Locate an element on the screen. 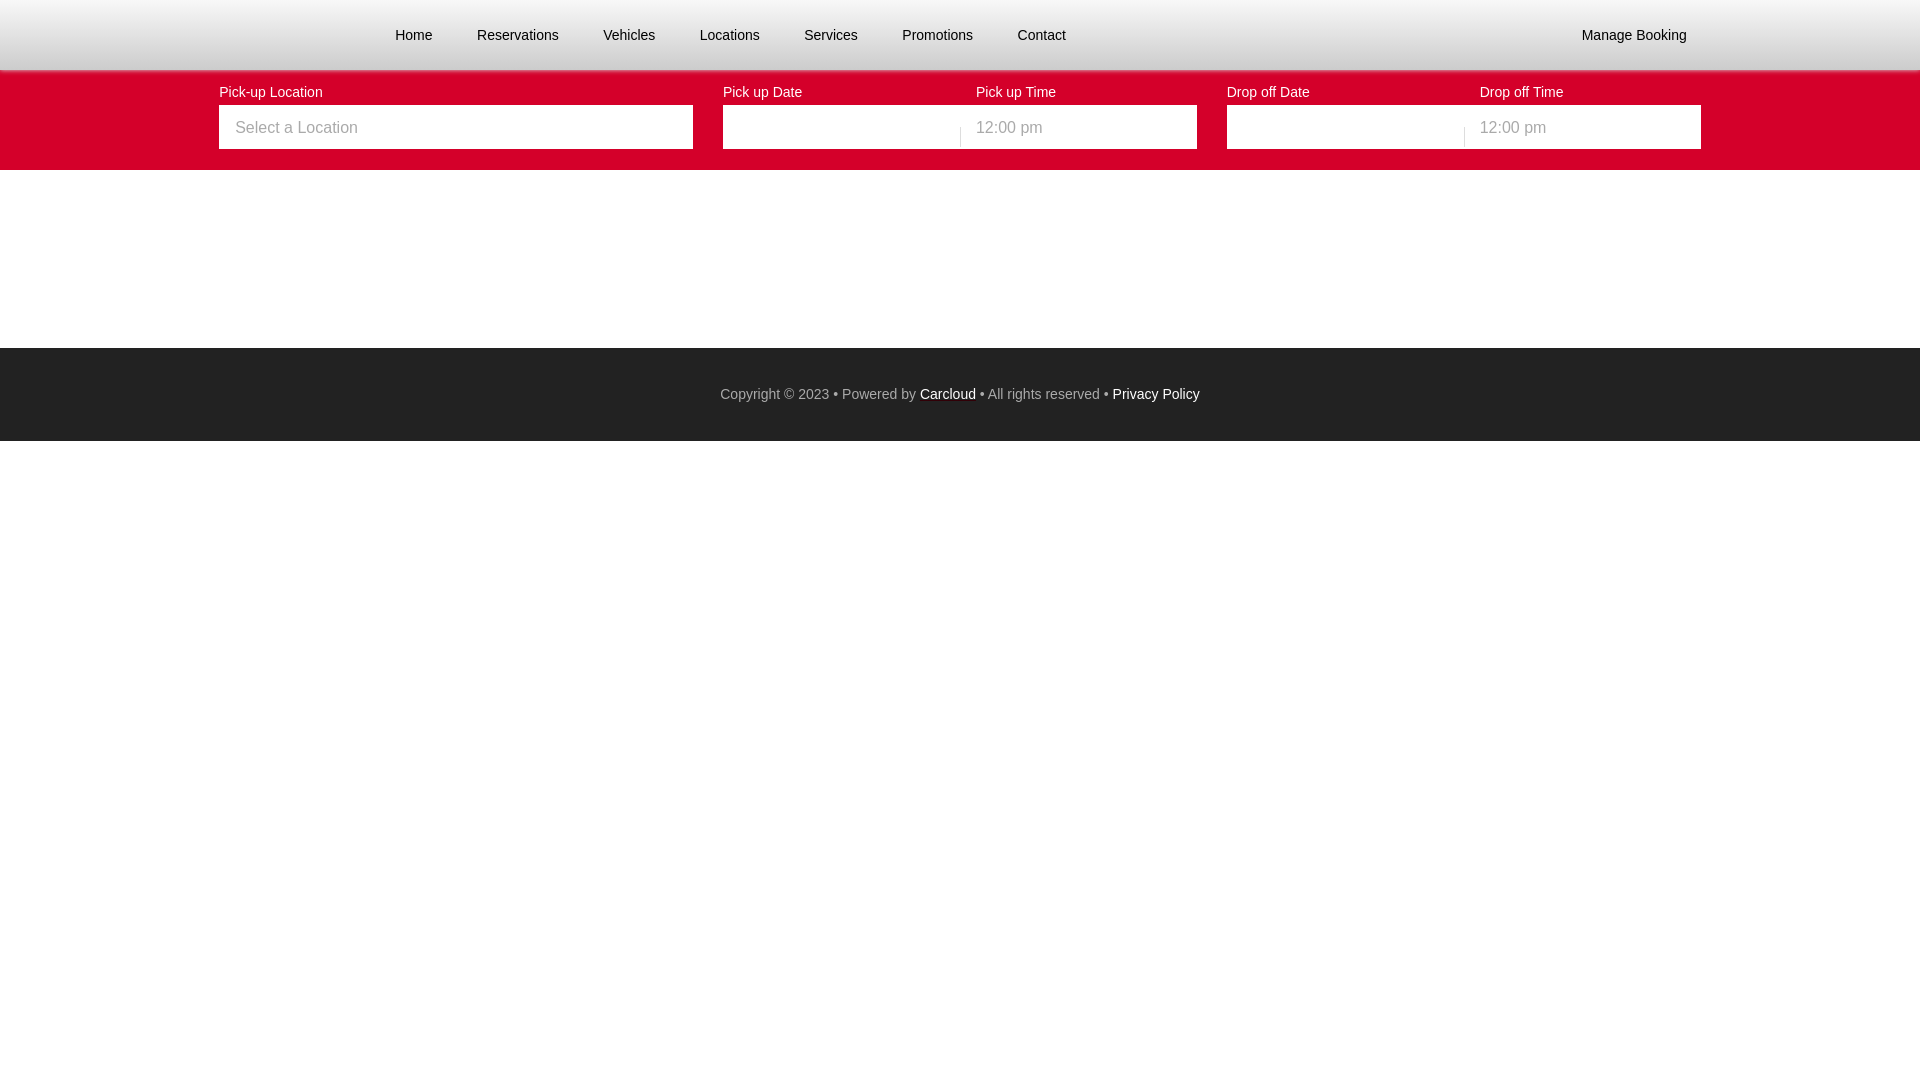  'Privacy Policy' is located at coordinates (1156, 393).